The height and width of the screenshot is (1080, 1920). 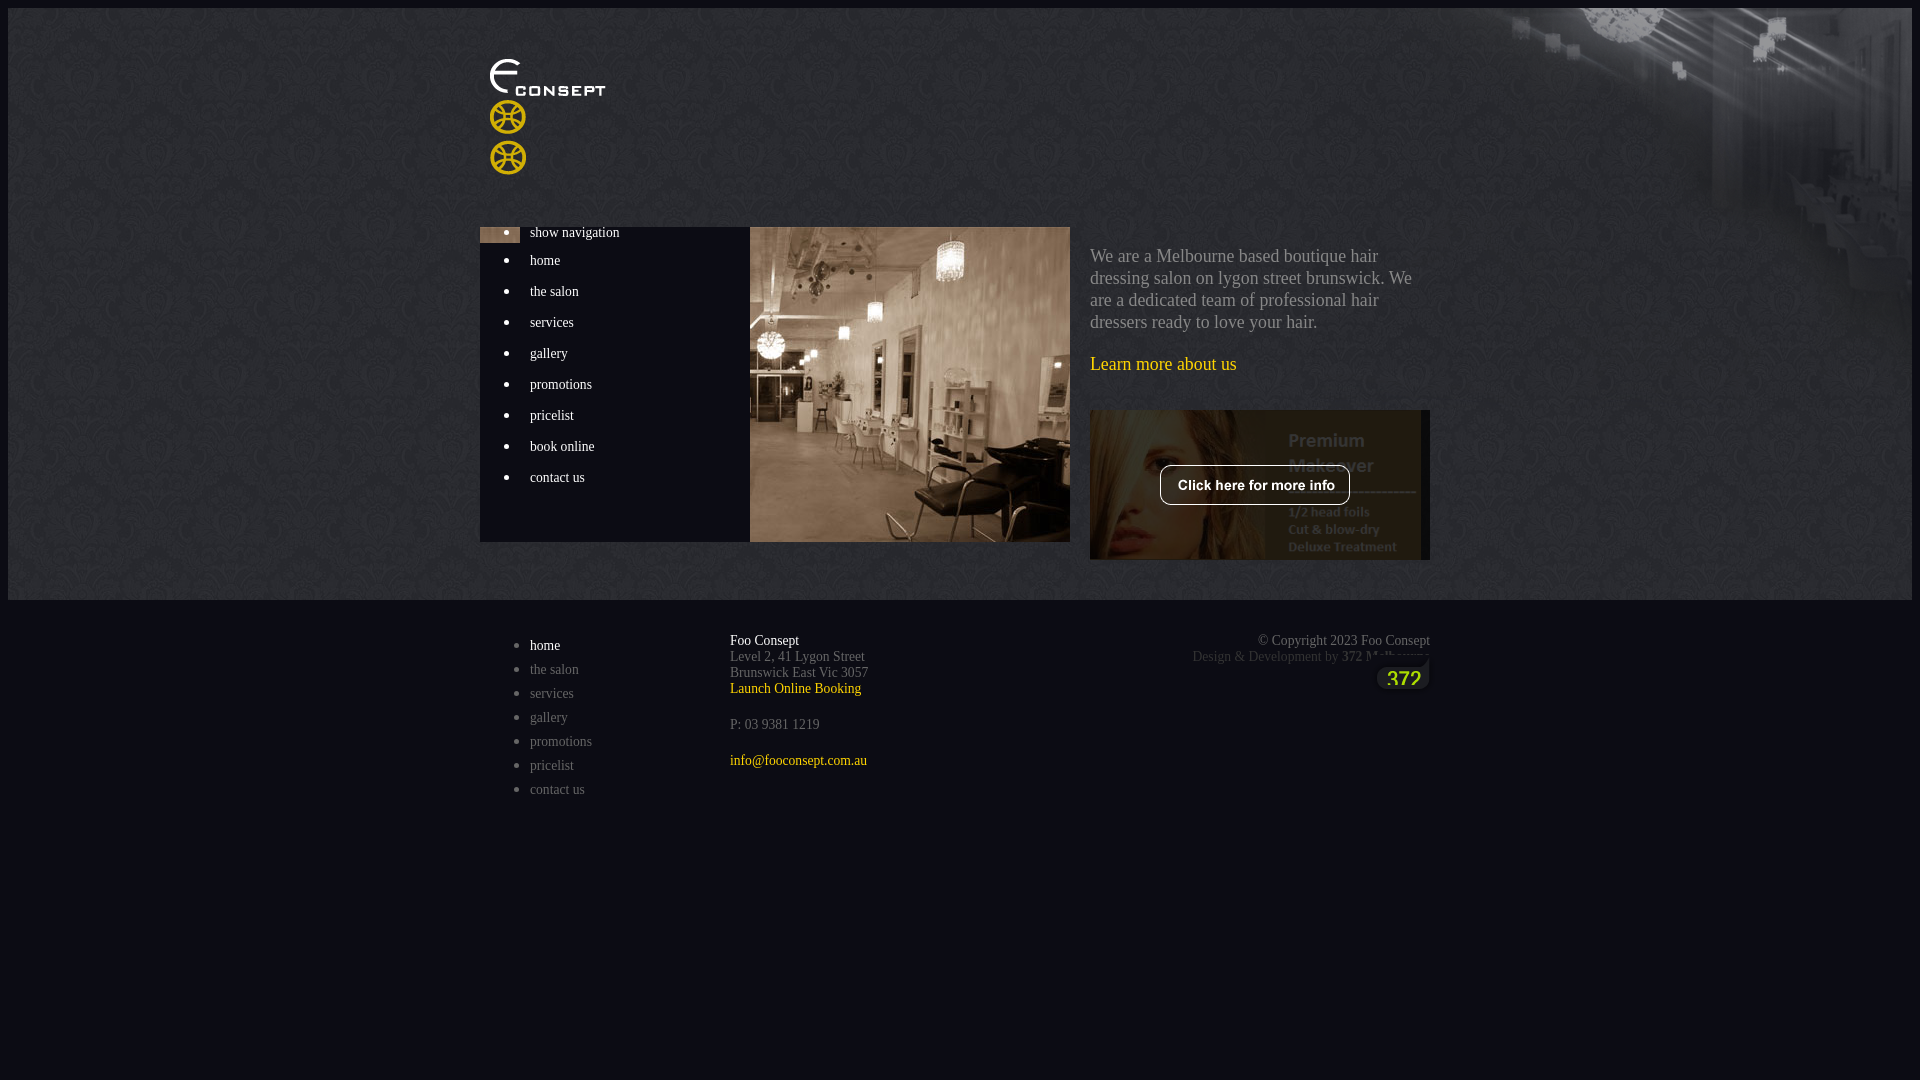 I want to click on 'the salon', so click(x=633, y=292).